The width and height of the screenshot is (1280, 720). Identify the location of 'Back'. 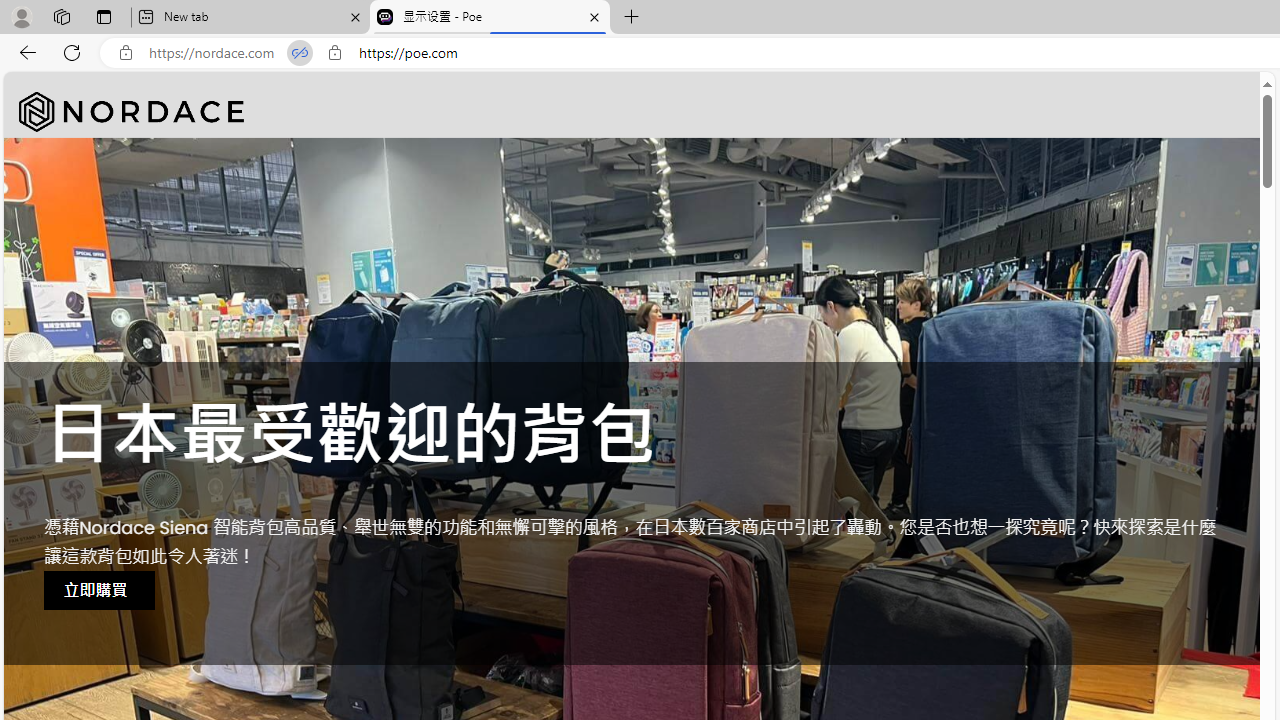
(24, 51).